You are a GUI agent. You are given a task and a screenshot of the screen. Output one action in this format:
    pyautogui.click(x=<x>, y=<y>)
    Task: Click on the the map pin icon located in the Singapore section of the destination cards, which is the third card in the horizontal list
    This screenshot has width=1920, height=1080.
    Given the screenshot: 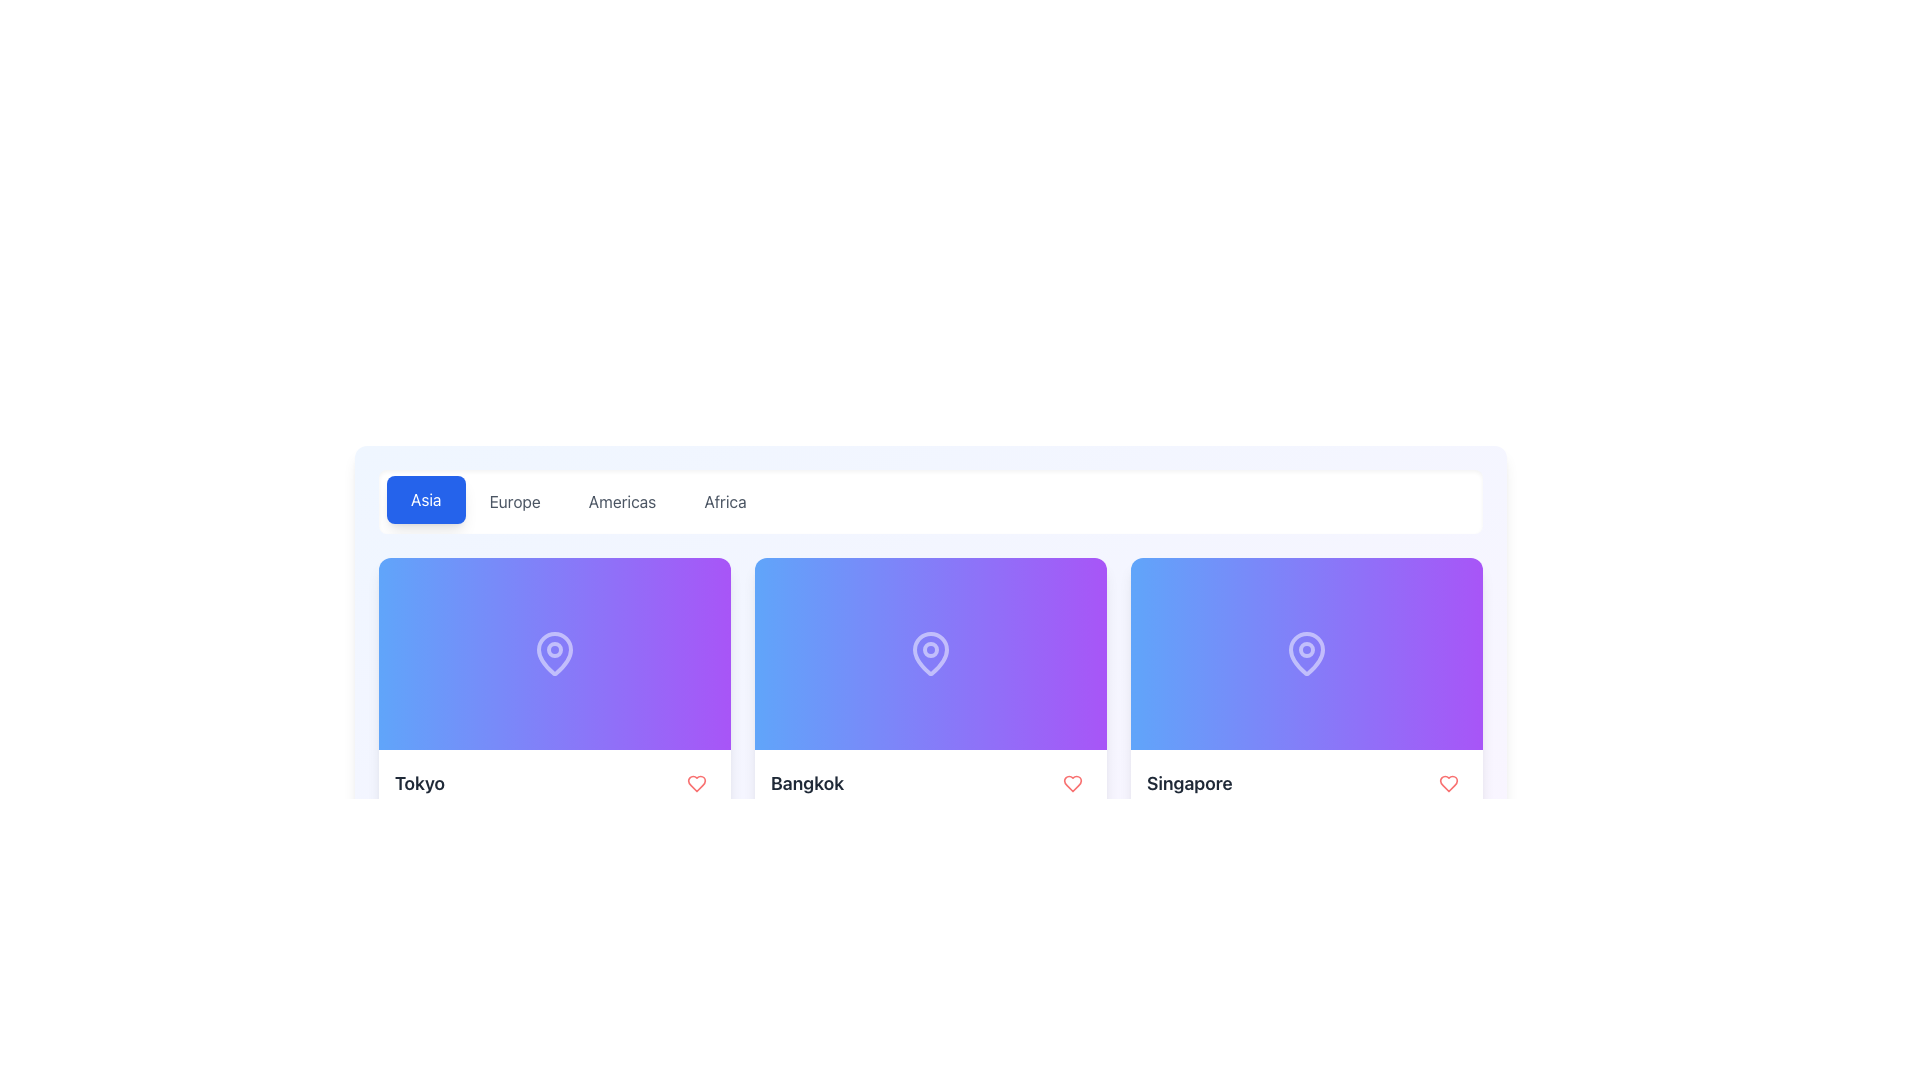 What is the action you would take?
    pyautogui.click(x=1306, y=654)
    